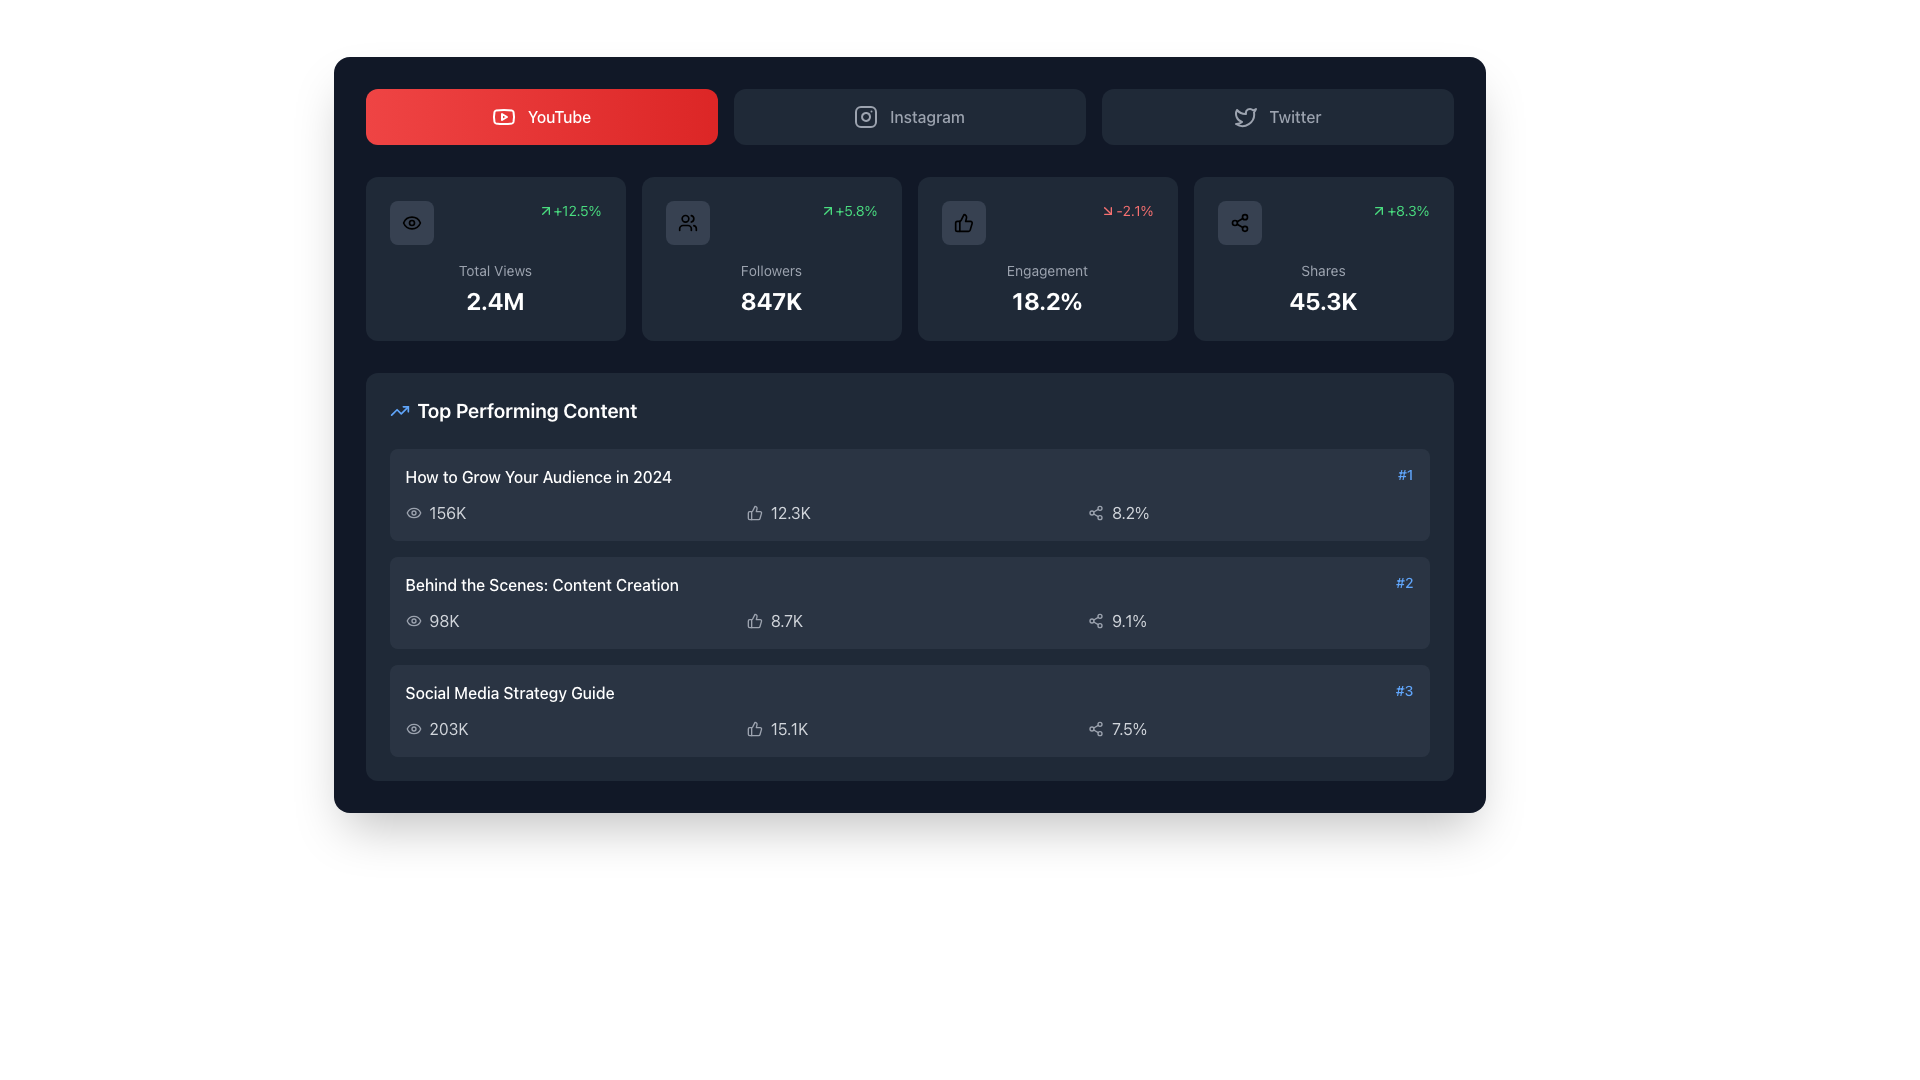 The image size is (1920, 1080). What do you see at coordinates (538, 477) in the screenshot?
I see `the static text element that displays the title of the first item in the 'Top Performing Content' section` at bounding box center [538, 477].